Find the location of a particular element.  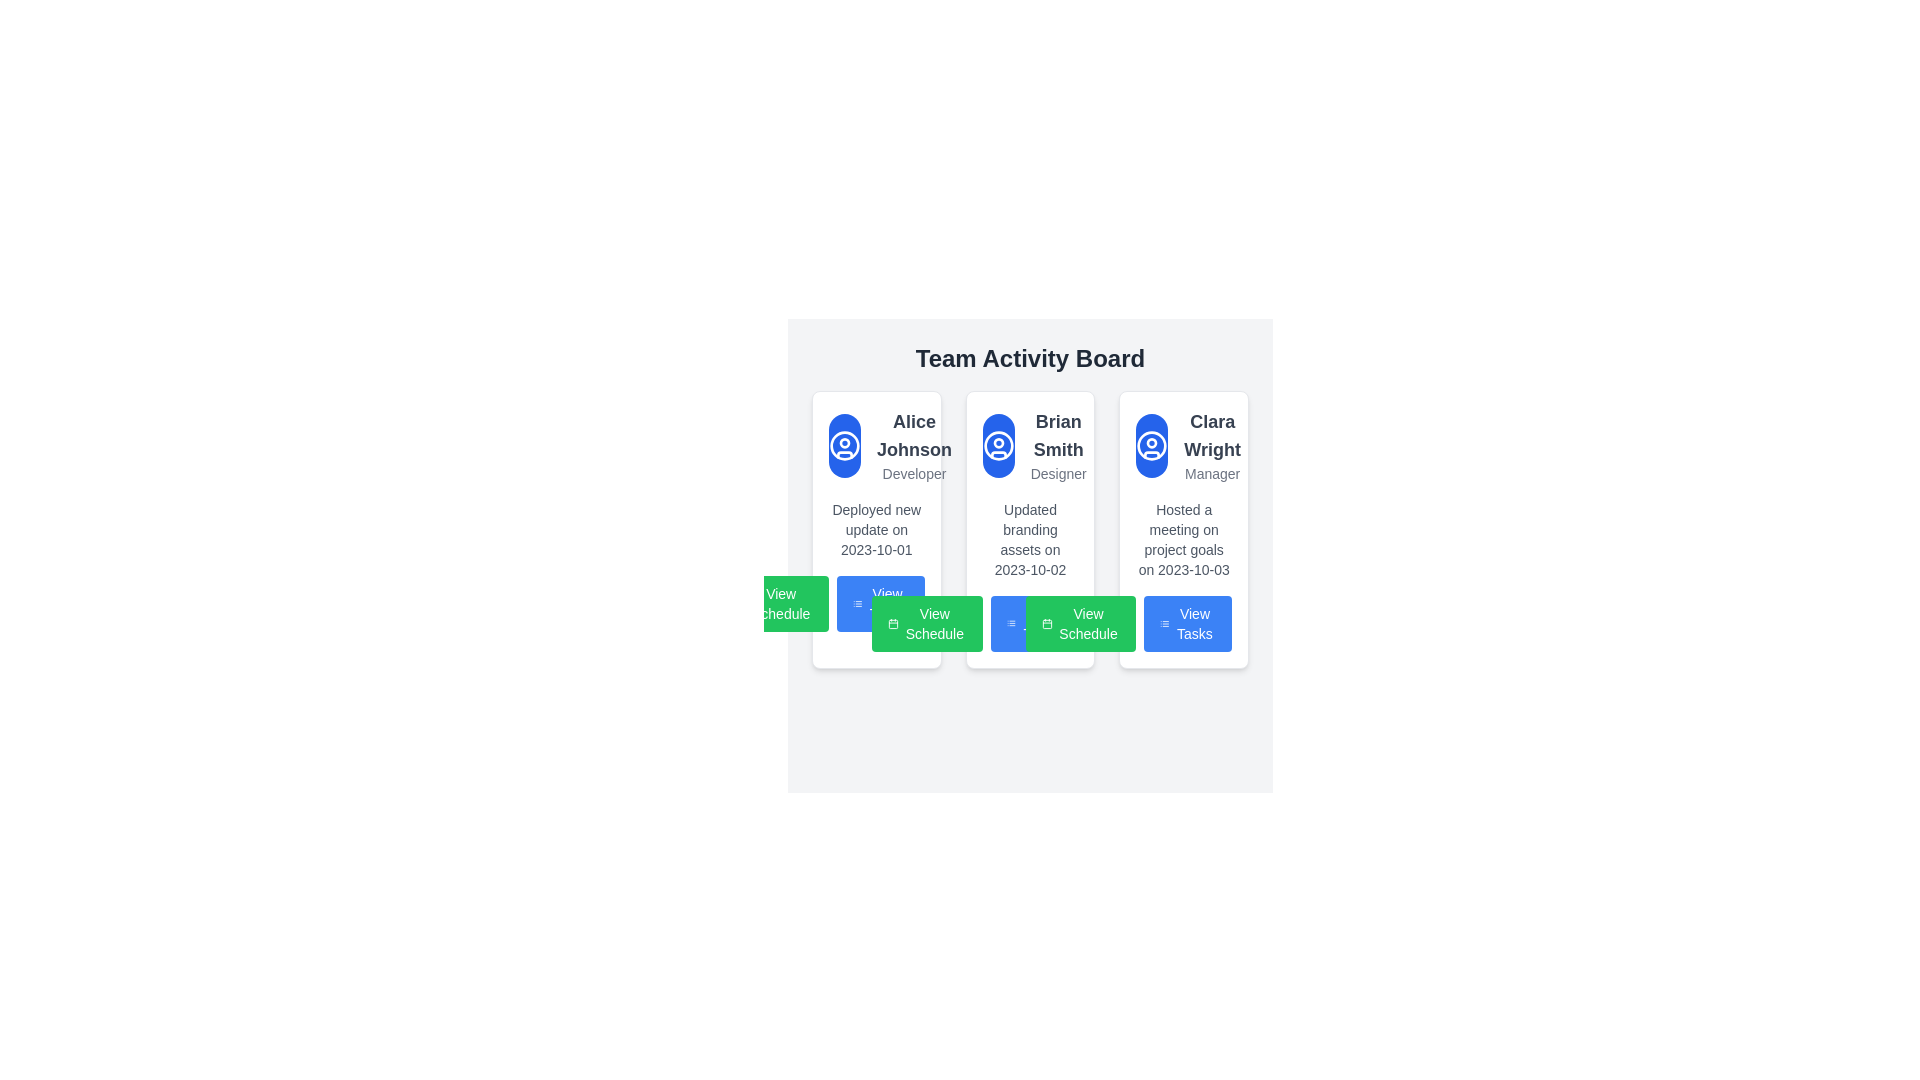

the small calendar icon located to the left of the 'View Schedule' text is located at coordinates (1046, 623).